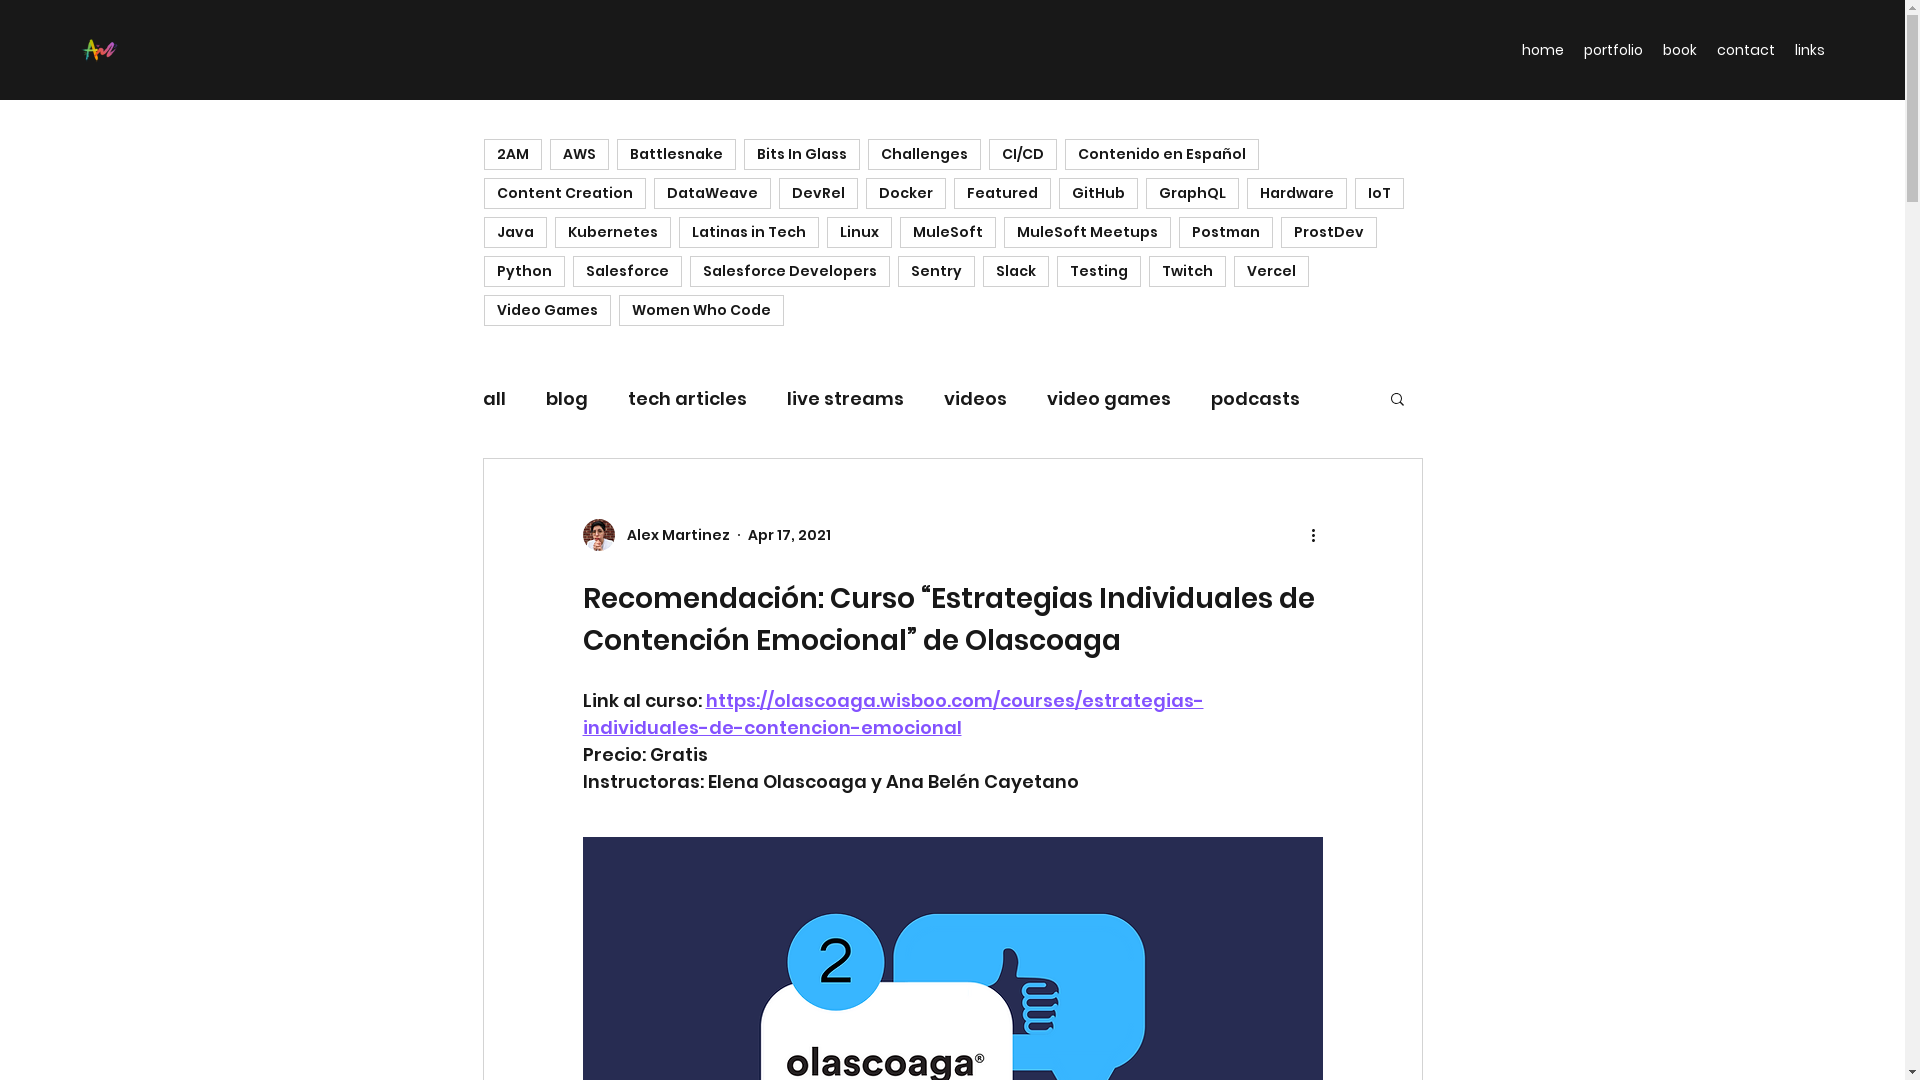  What do you see at coordinates (1541, 49) in the screenshot?
I see `'home'` at bounding box center [1541, 49].